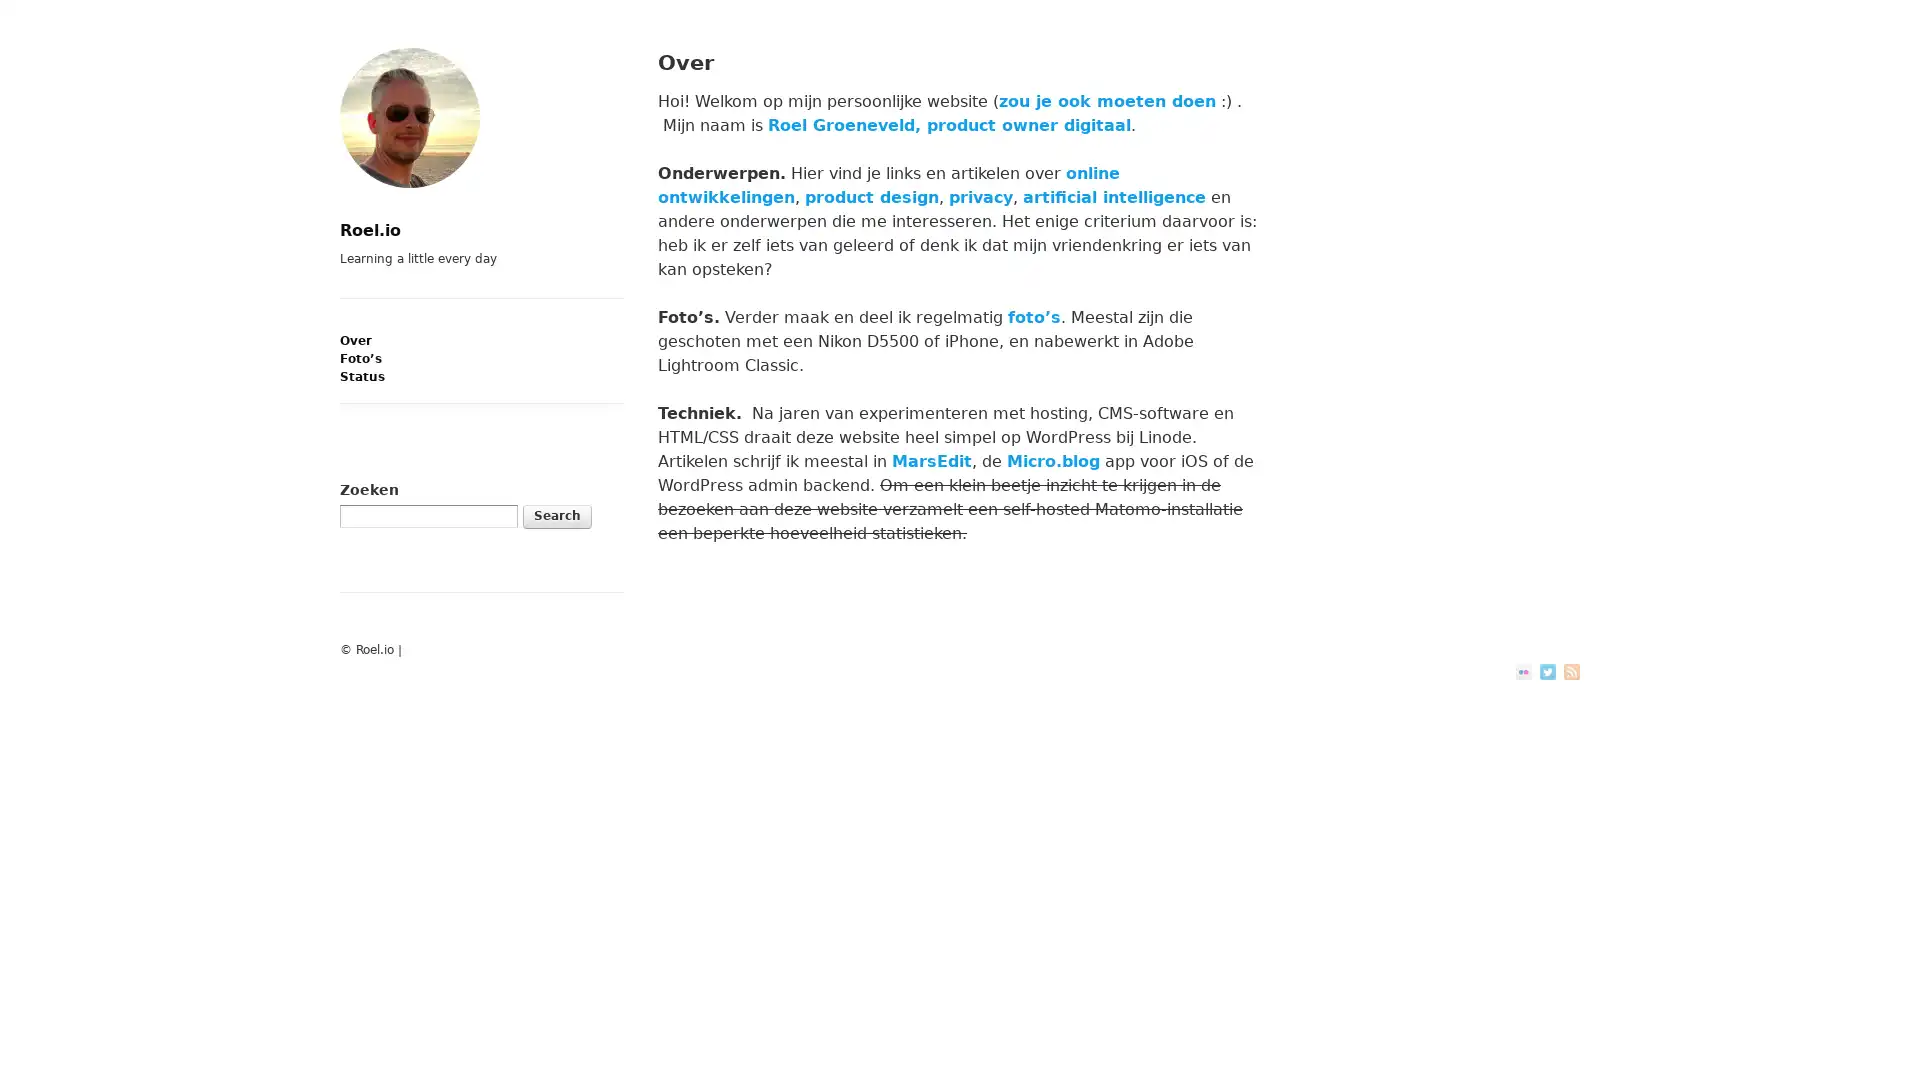 This screenshot has width=1920, height=1080. What do you see at coordinates (557, 507) in the screenshot?
I see `Search` at bounding box center [557, 507].